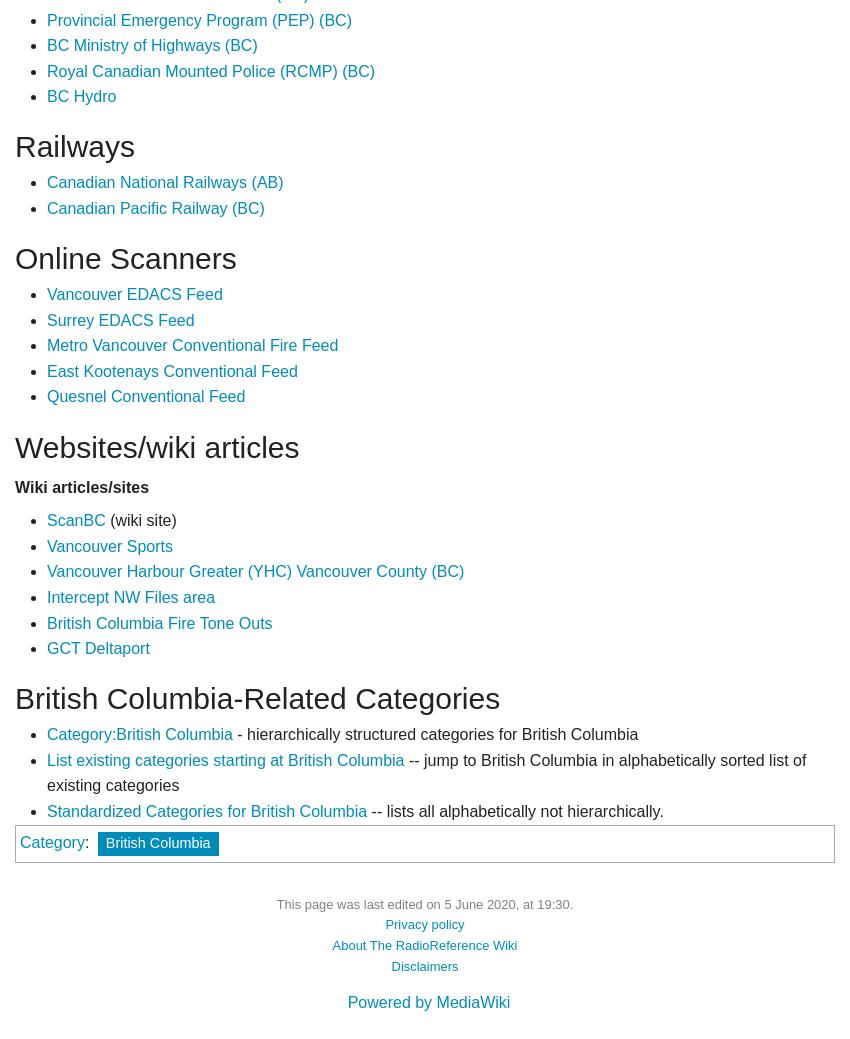  I want to click on 'Category', so click(52, 840).